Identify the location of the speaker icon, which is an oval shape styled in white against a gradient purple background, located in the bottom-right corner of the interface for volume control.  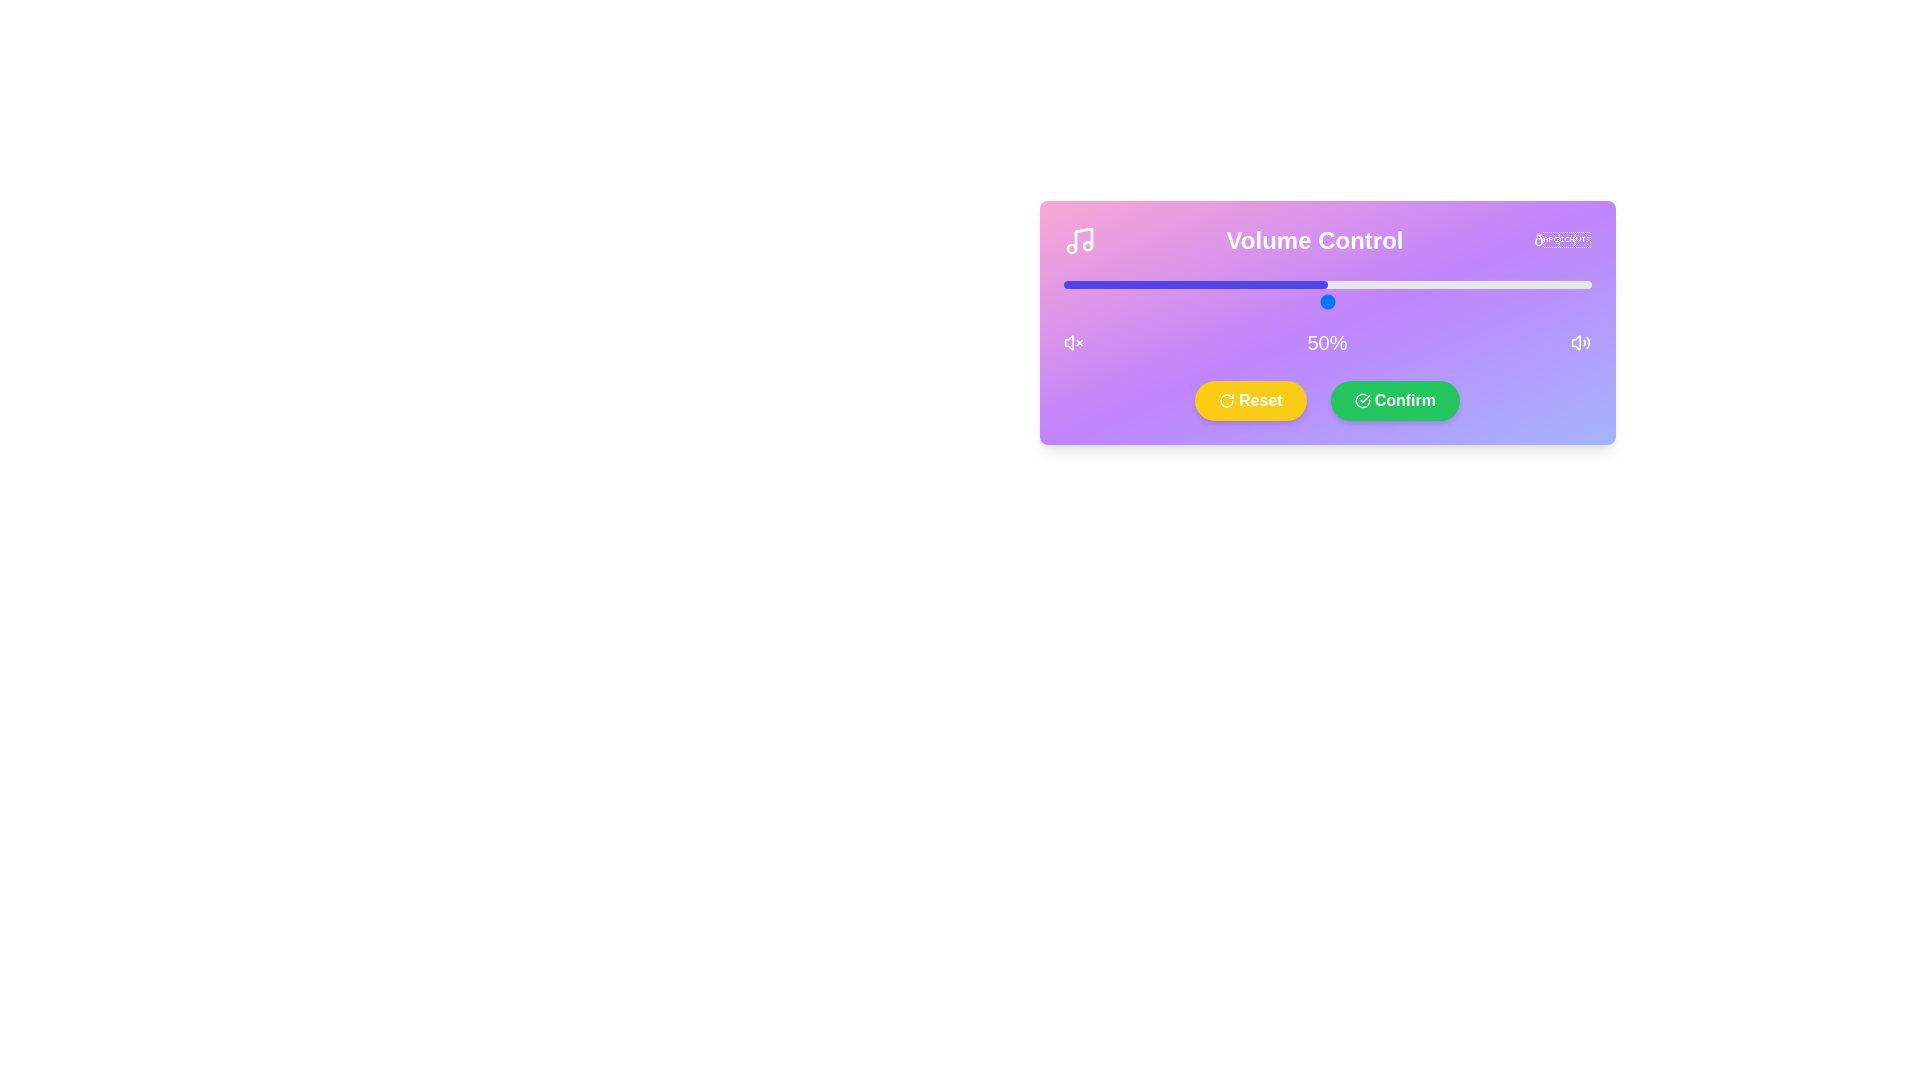
(1575, 342).